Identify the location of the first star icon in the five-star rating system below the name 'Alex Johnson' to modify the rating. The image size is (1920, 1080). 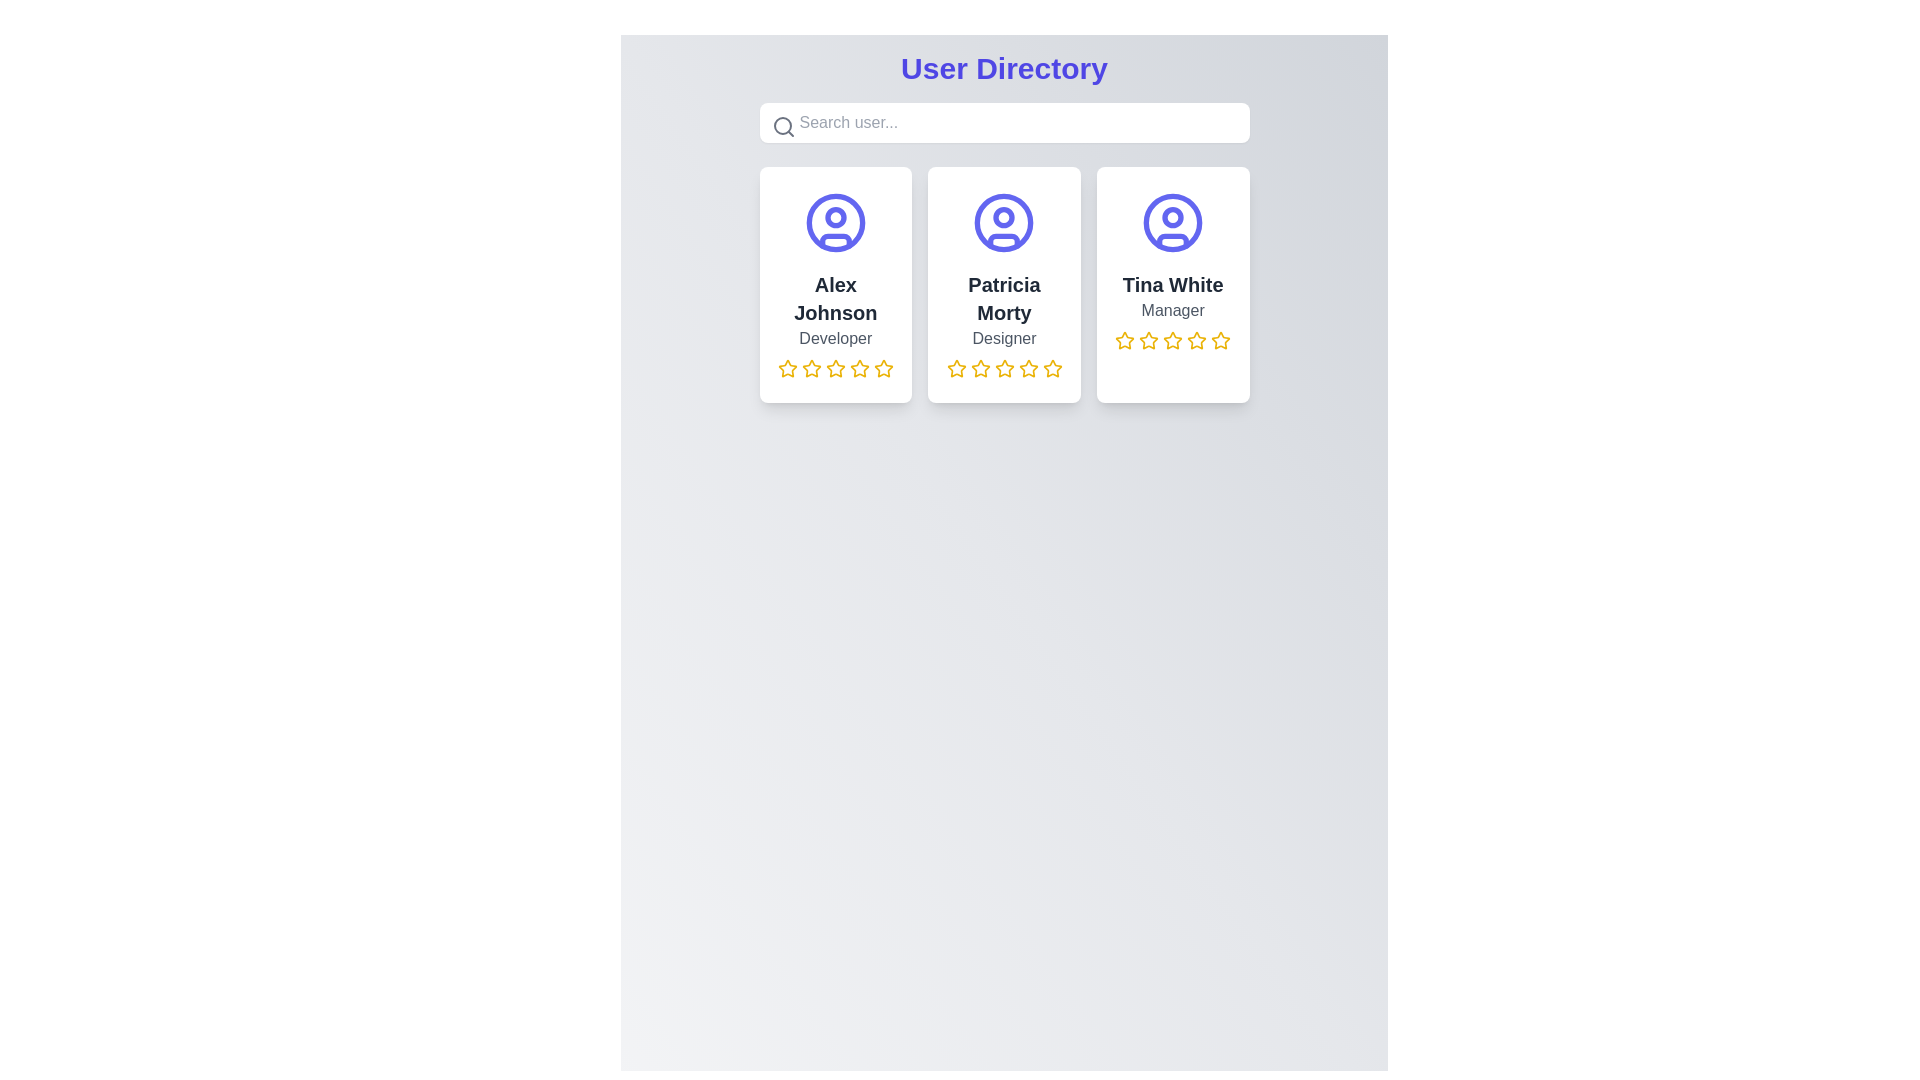
(786, 369).